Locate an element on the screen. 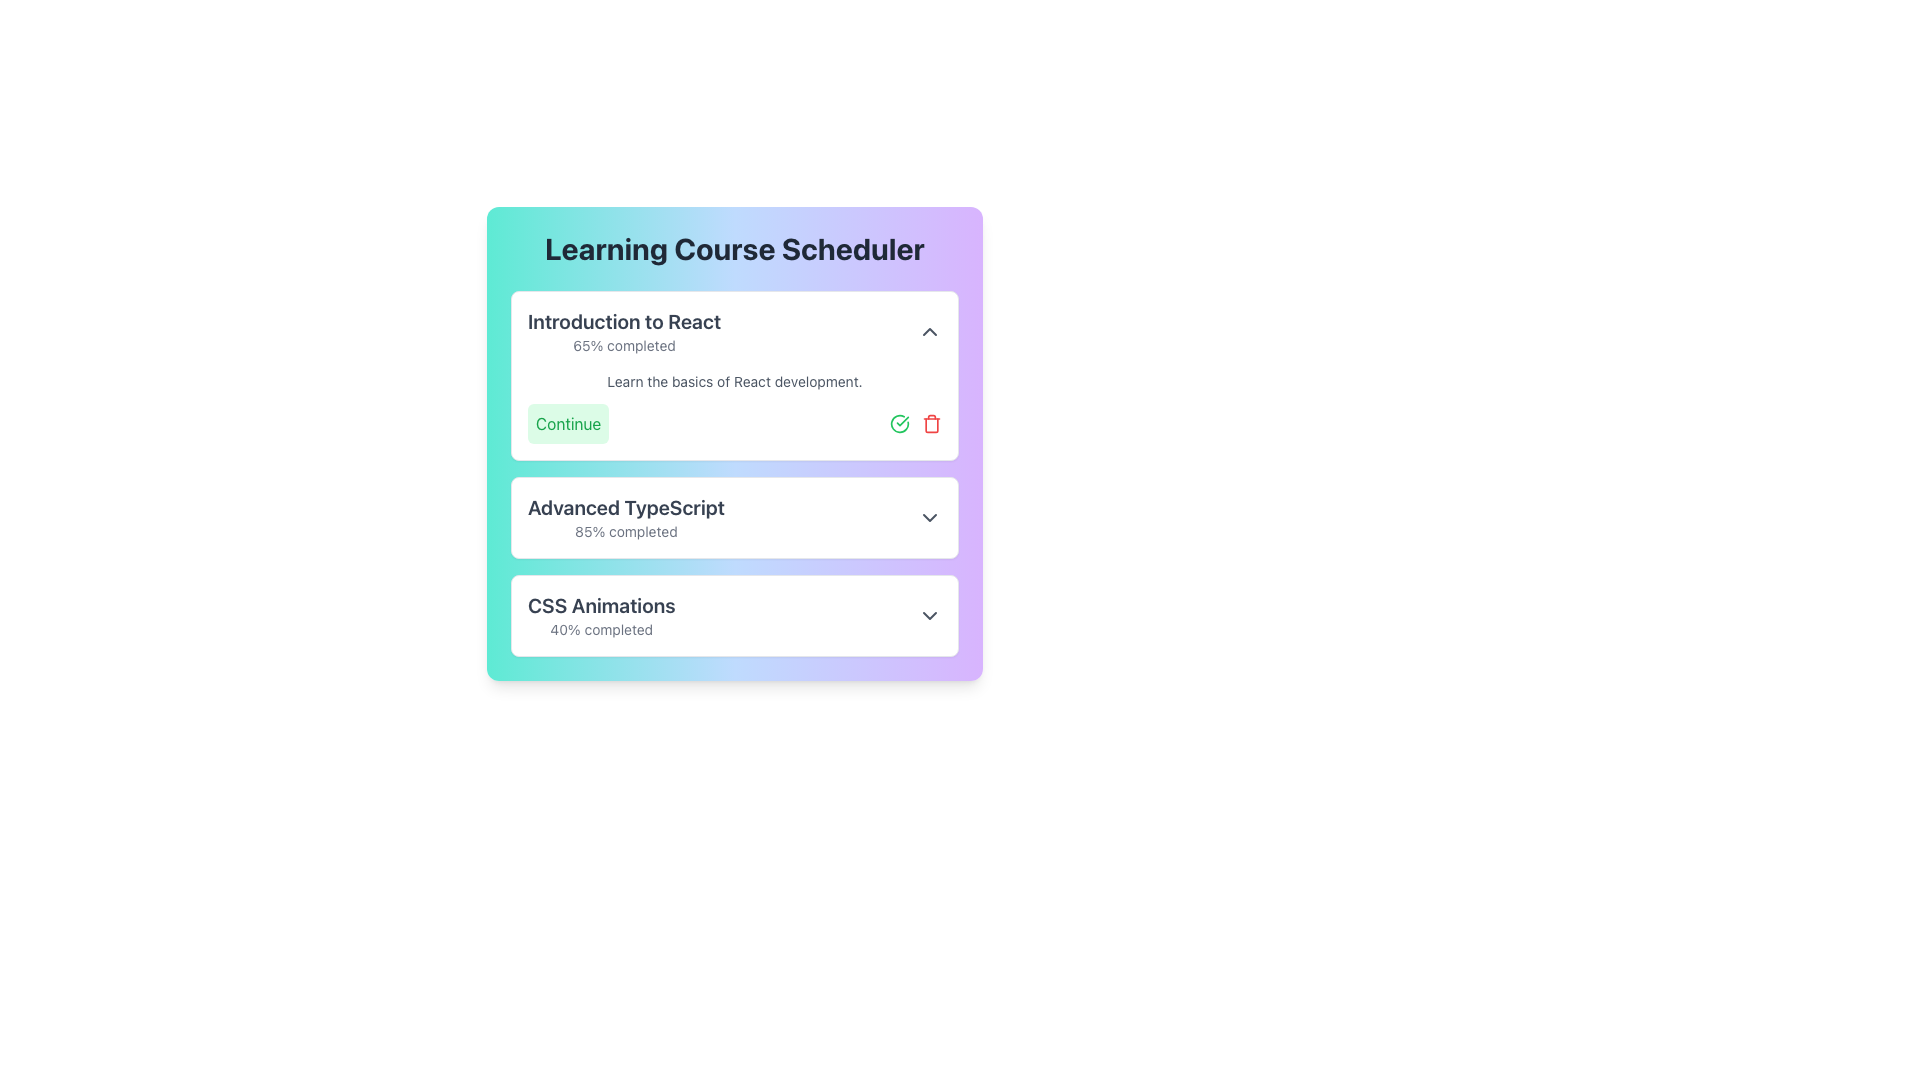 The width and height of the screenshot is (1920, 1080). the toggle icon button located in the bottom-right corner of the 'CSS Animations' block is located at coordinates (929, 615).